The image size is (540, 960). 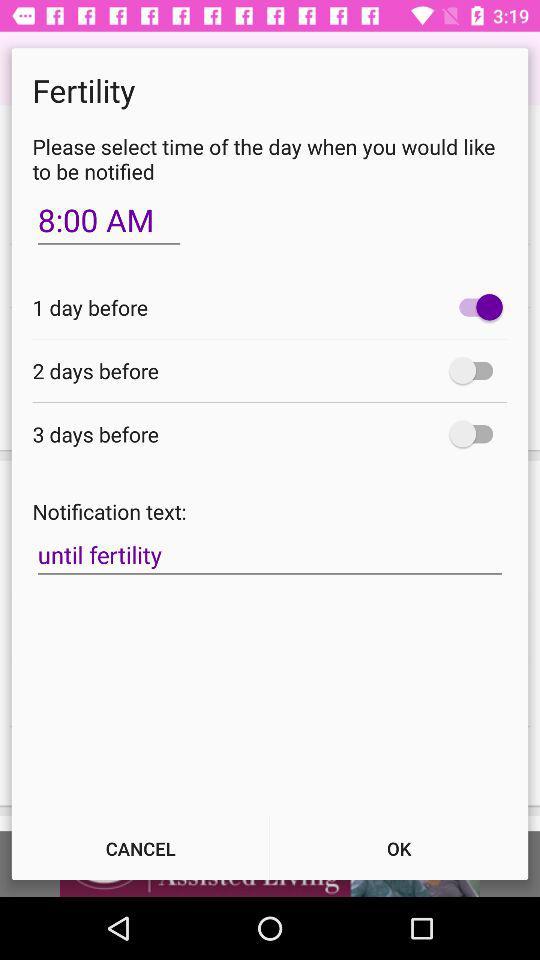 I want to click on icon at the top right corner, so click(x=475, y=307).